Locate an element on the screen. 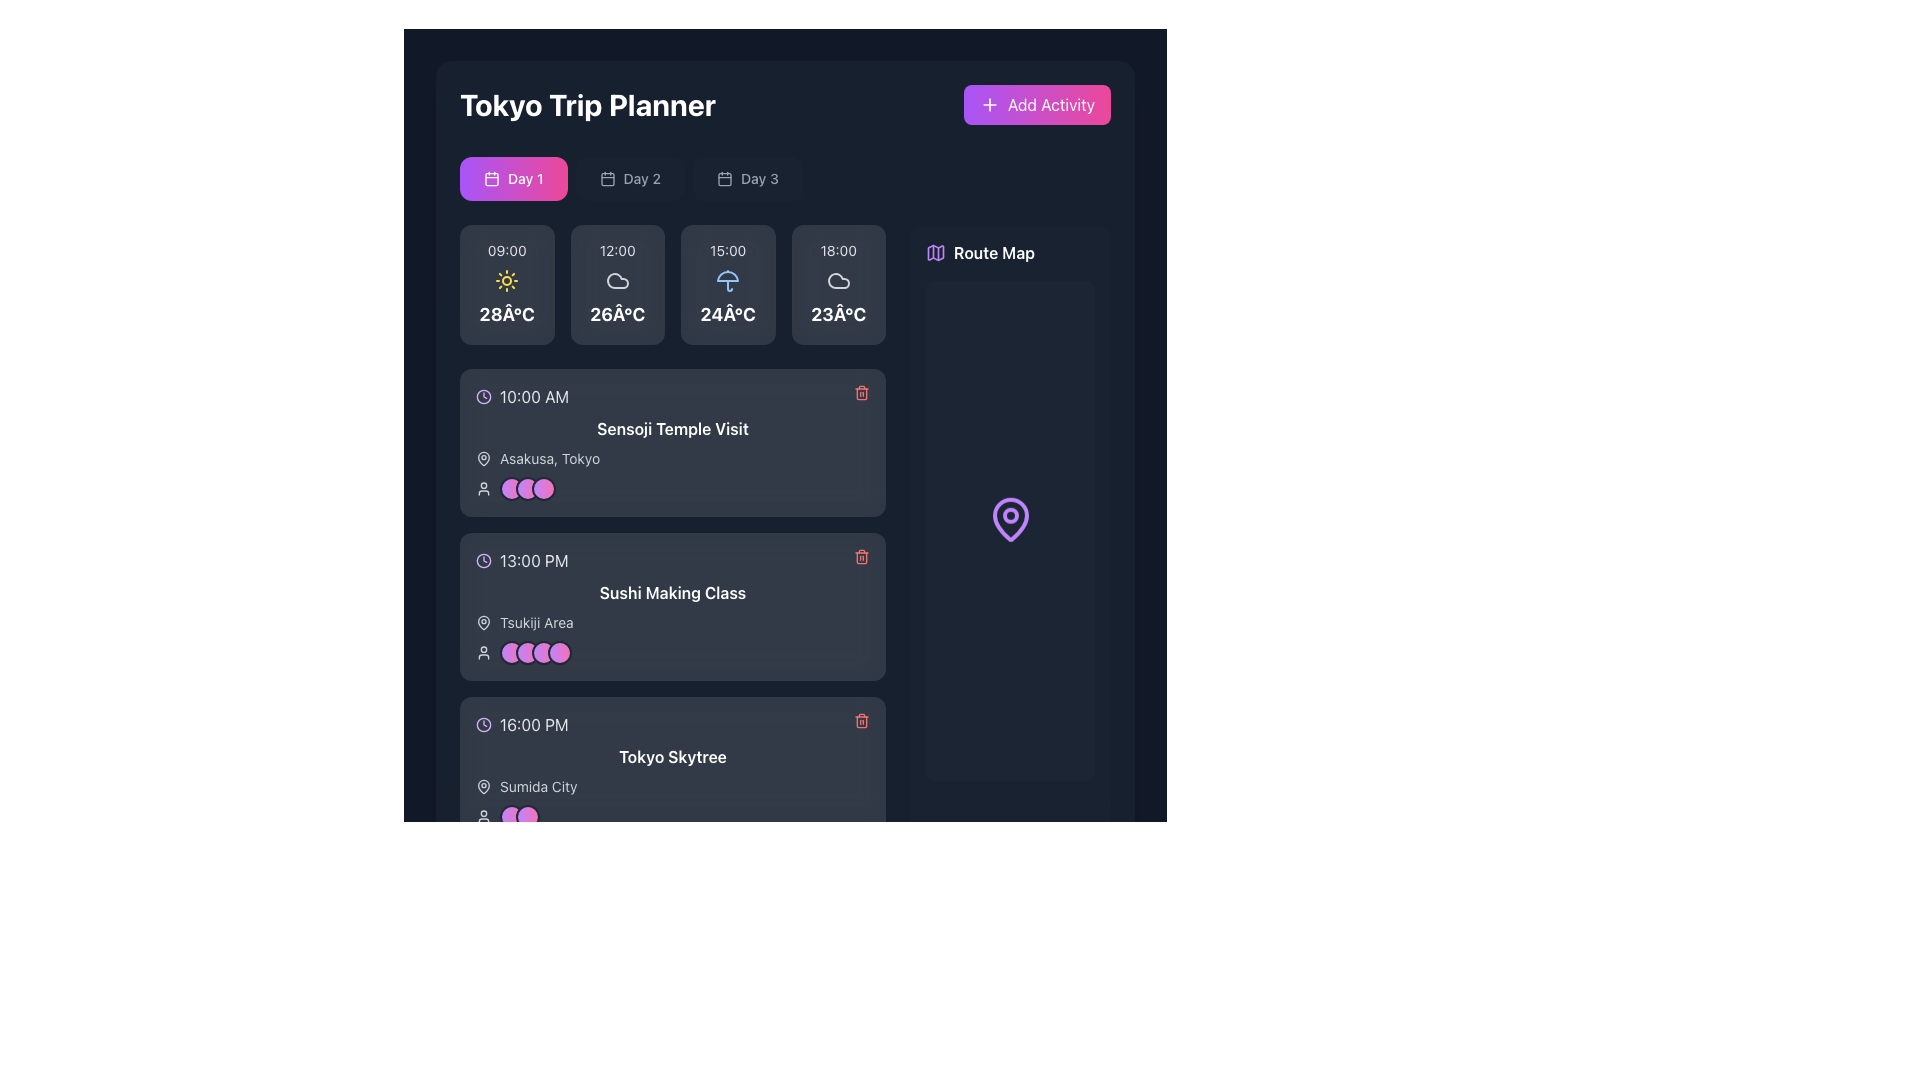  the delete icon button located to the right of the 'Tokyo Skytree' list entry to receive visual feedback is located at coordinates (862, 721).